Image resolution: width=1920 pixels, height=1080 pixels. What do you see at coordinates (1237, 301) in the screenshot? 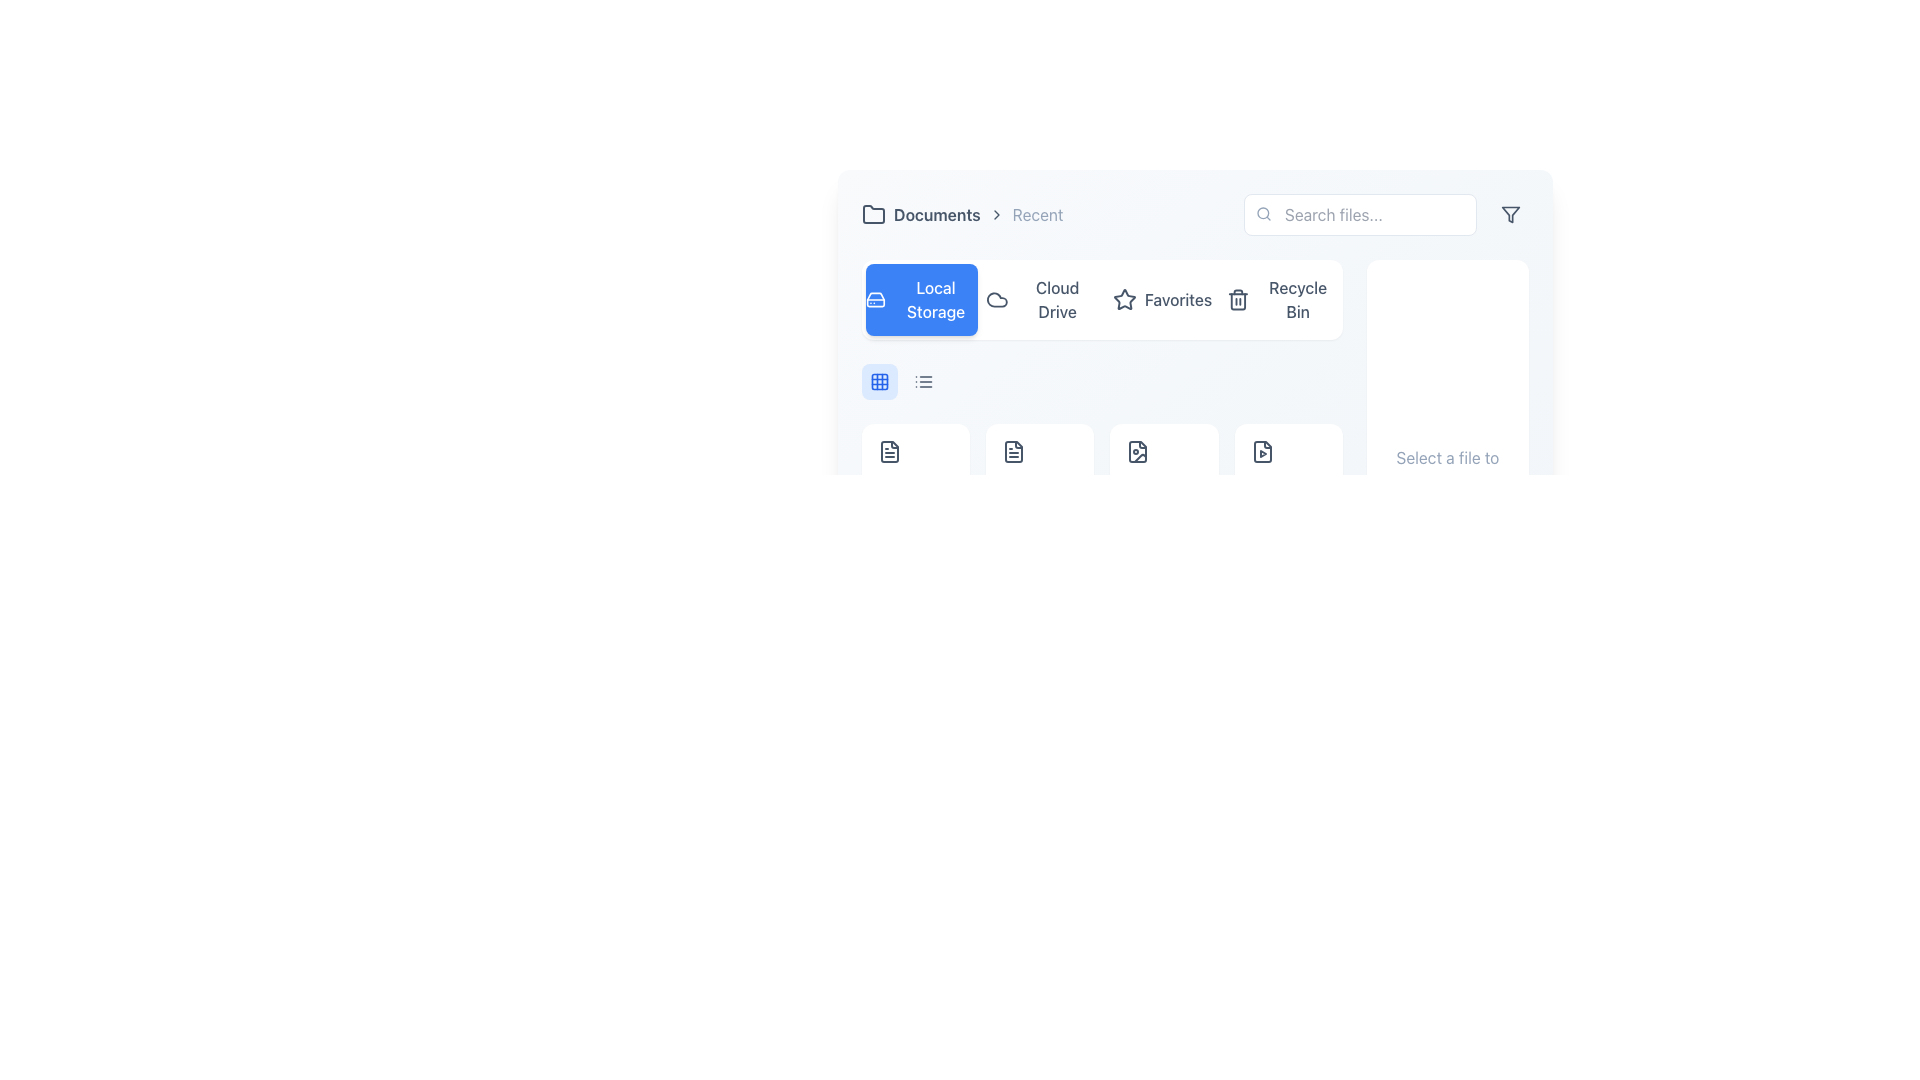
I see `the trash can icon's body element in the menu bar` at bounding box center [1237, 301].